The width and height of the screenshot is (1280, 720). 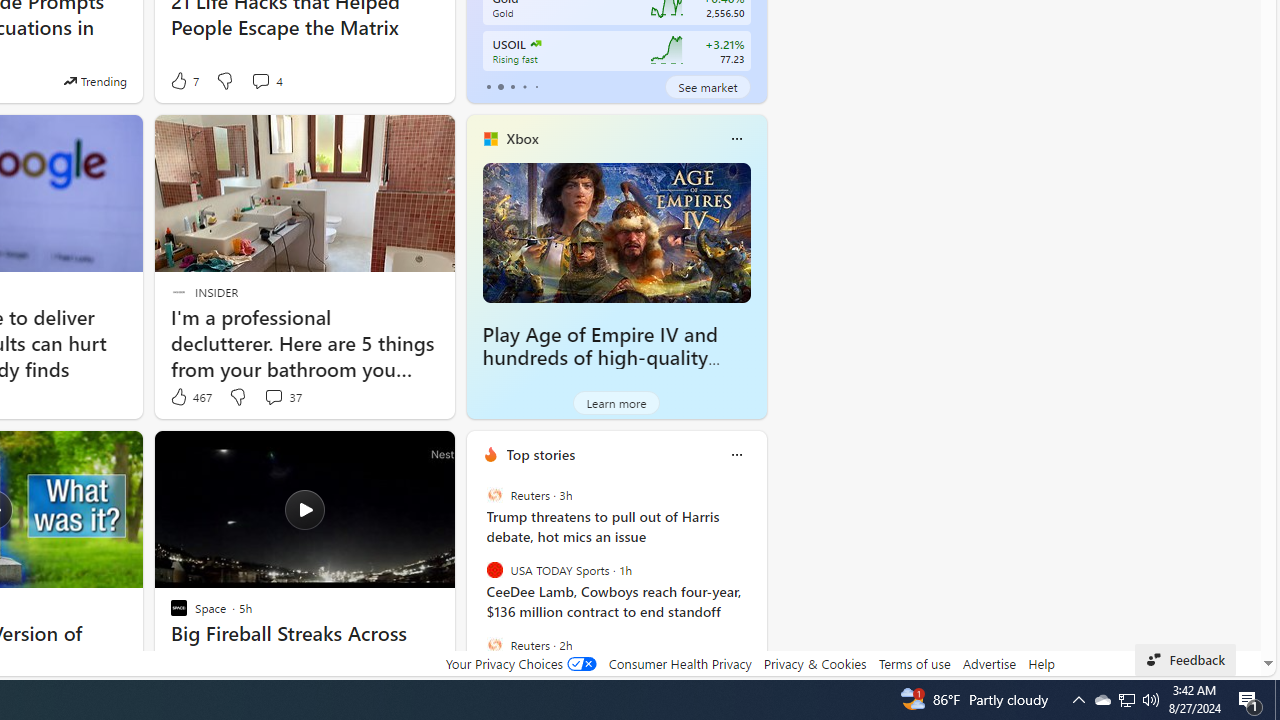 I want to click on 'View comments 4 Comment', so click(x=259, y=80).